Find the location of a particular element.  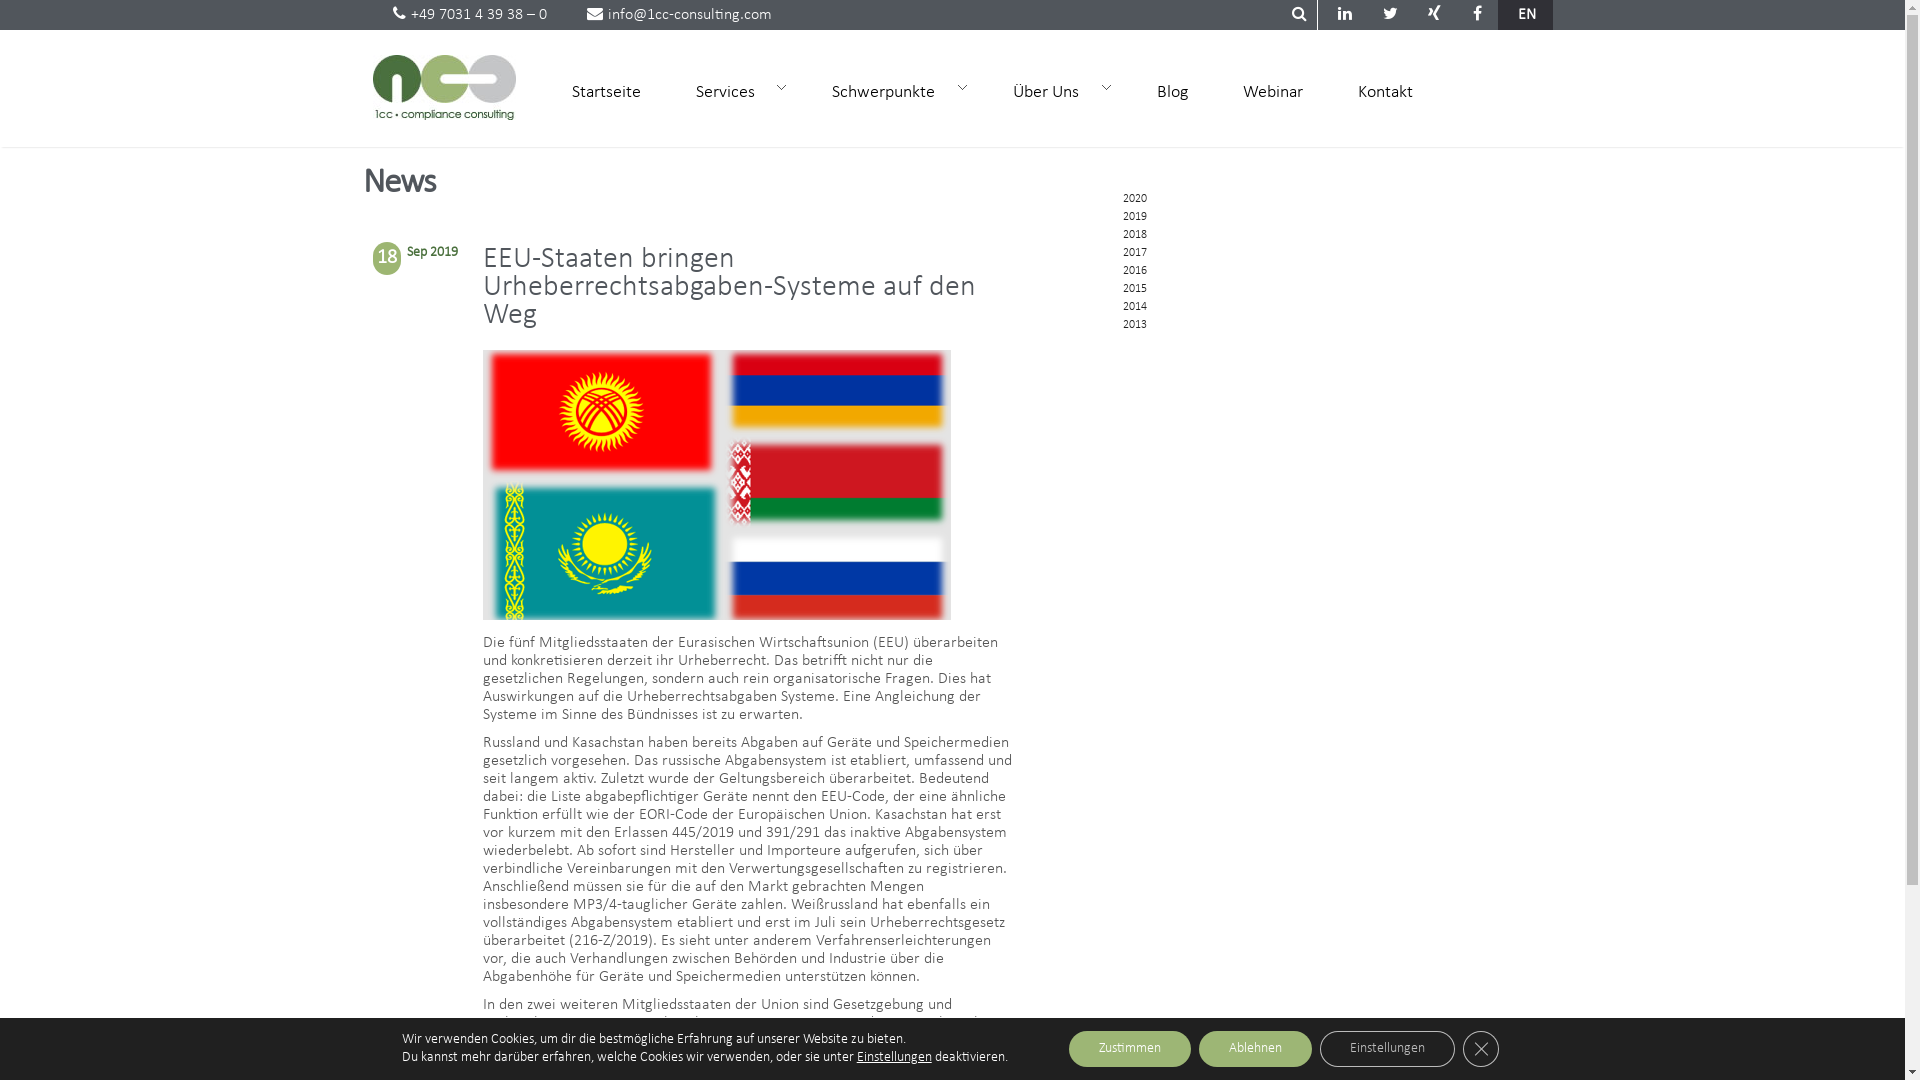

'2017' is located at coordinates (1122, 252).